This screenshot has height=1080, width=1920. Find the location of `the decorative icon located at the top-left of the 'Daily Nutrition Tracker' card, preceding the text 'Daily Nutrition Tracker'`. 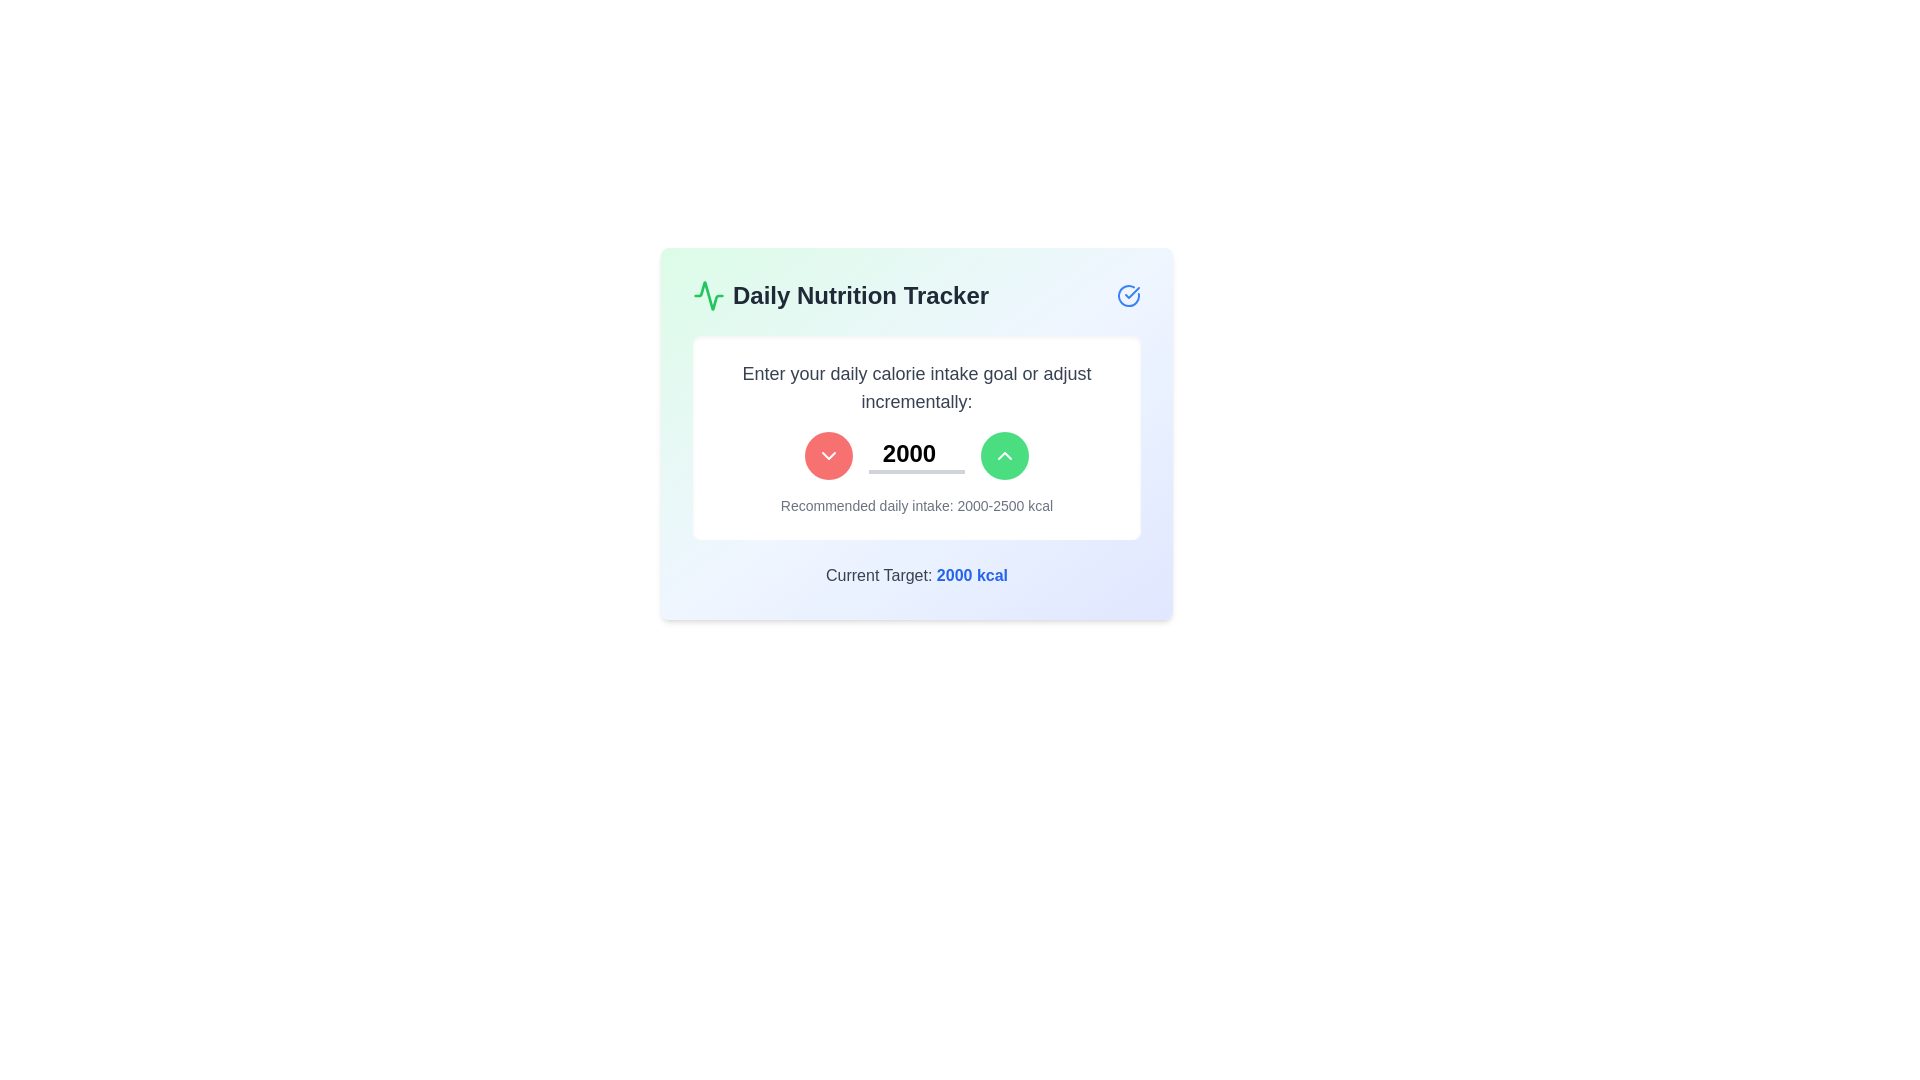

the decorative icon located at the top-left of the 'Daily Nutrition Tracker' card, preceding the text 'Daily Nutrition Tracker' is located at coordinates (709, 296).